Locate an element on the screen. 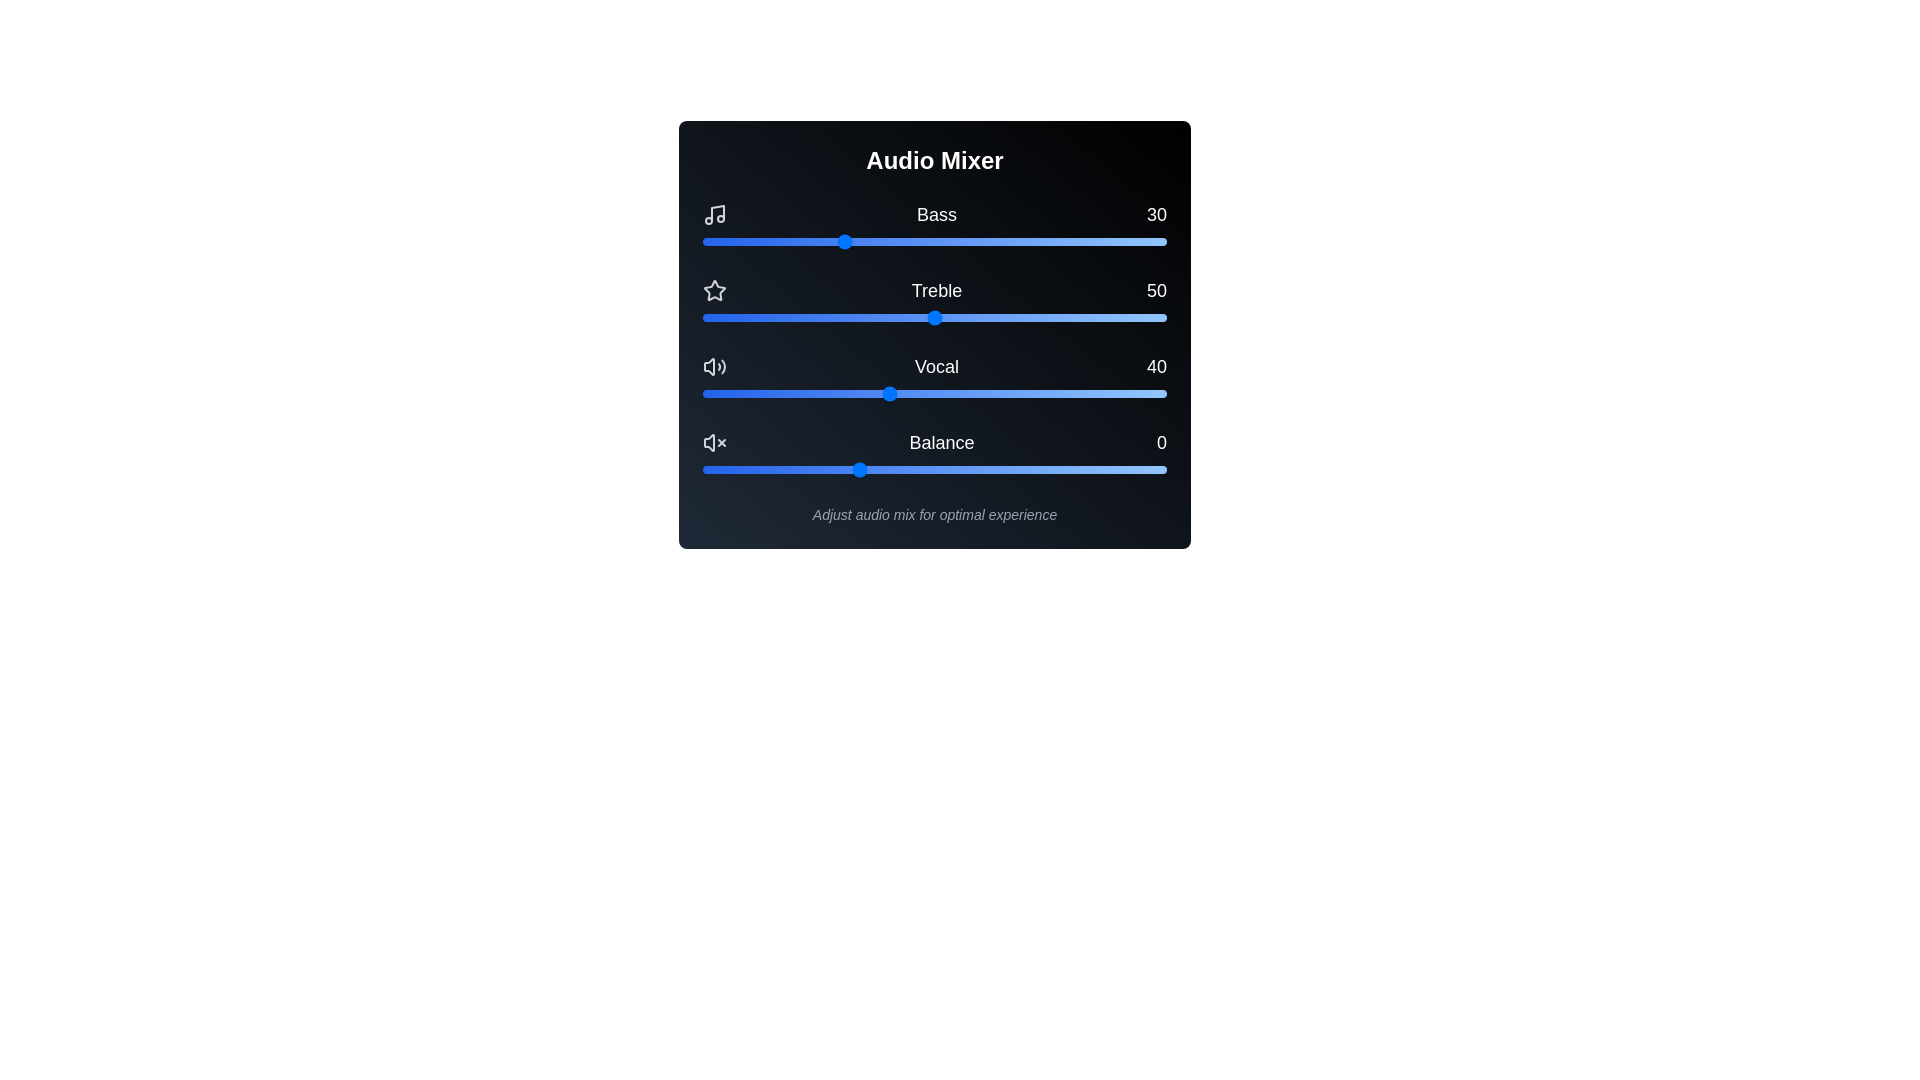 The image size is (1920, 1080). the balance slider to -22 within its range of -50 to 100 is located at coordinates (788, 470).